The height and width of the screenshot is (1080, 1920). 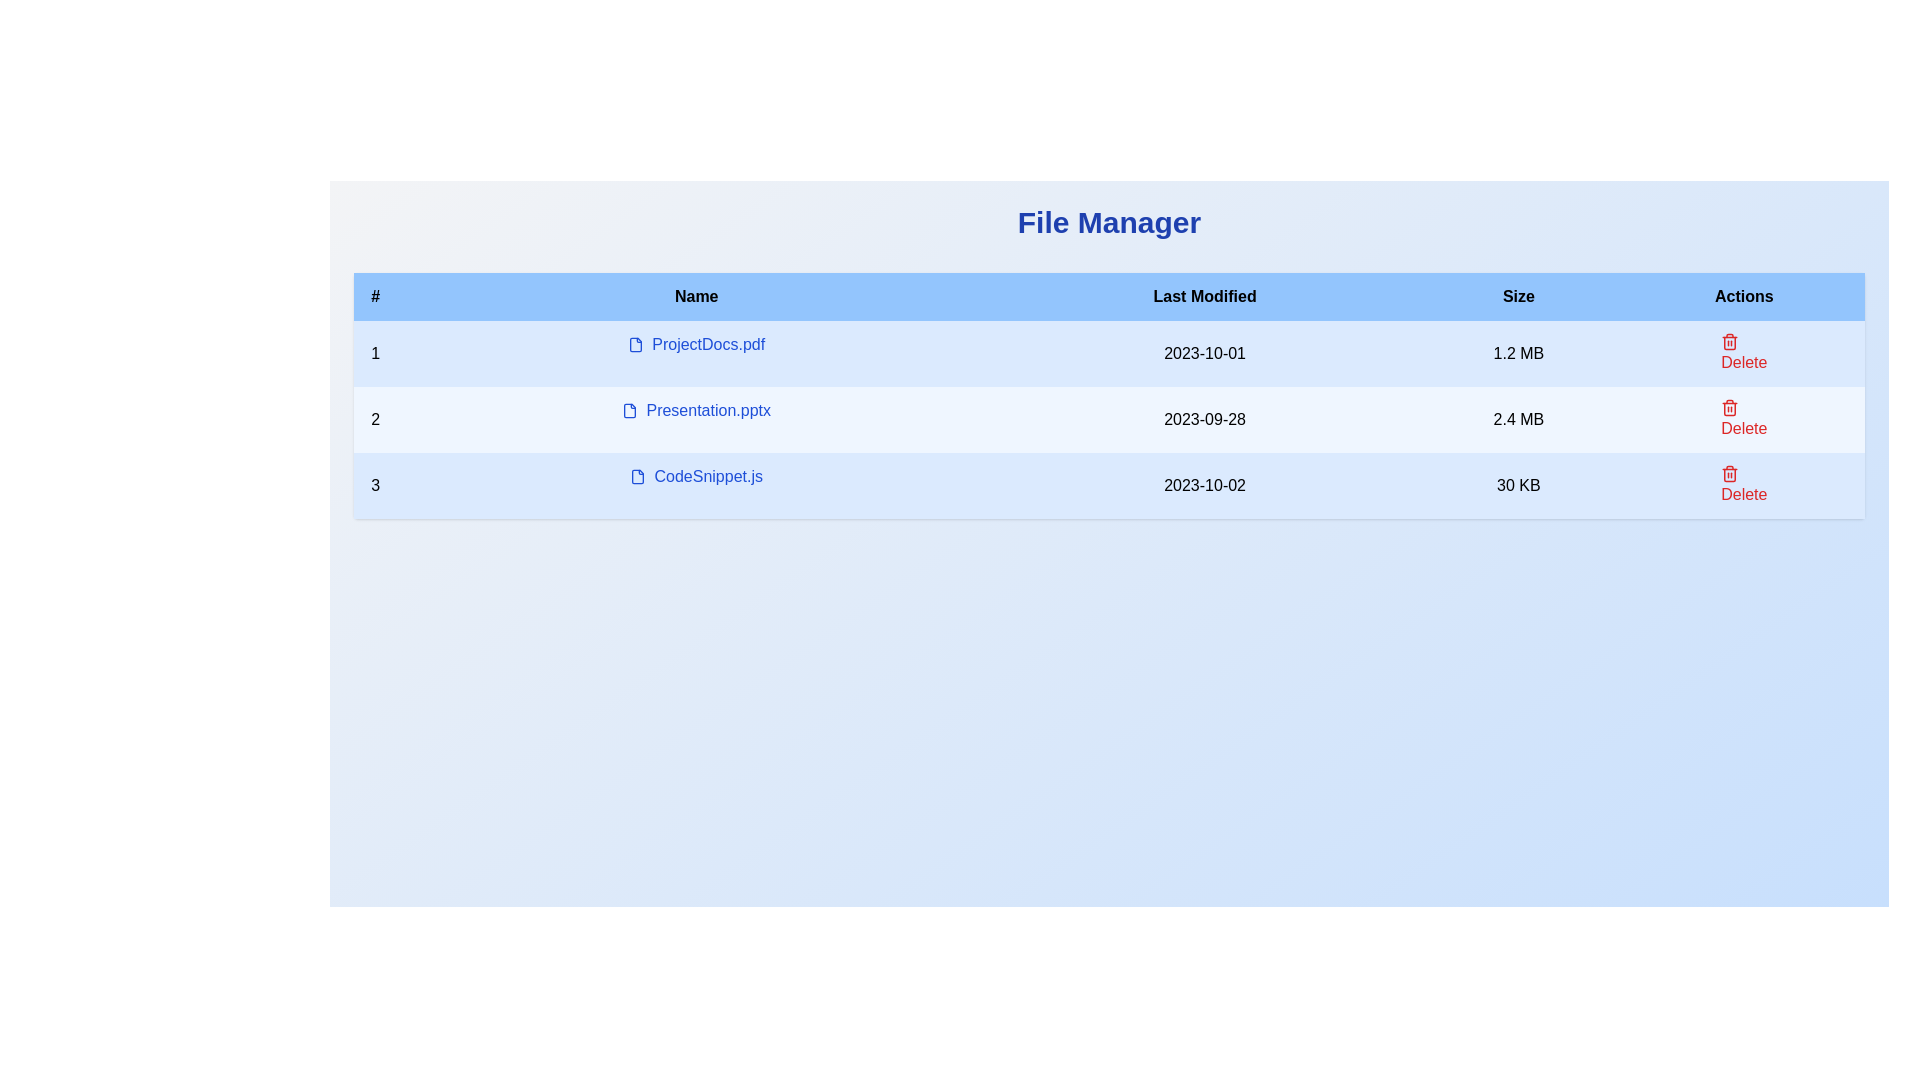 I want to click on the delete button for the file 'Presentation.pptx' to potentially reveal additional information or effects, so click(x=1743, y=353).